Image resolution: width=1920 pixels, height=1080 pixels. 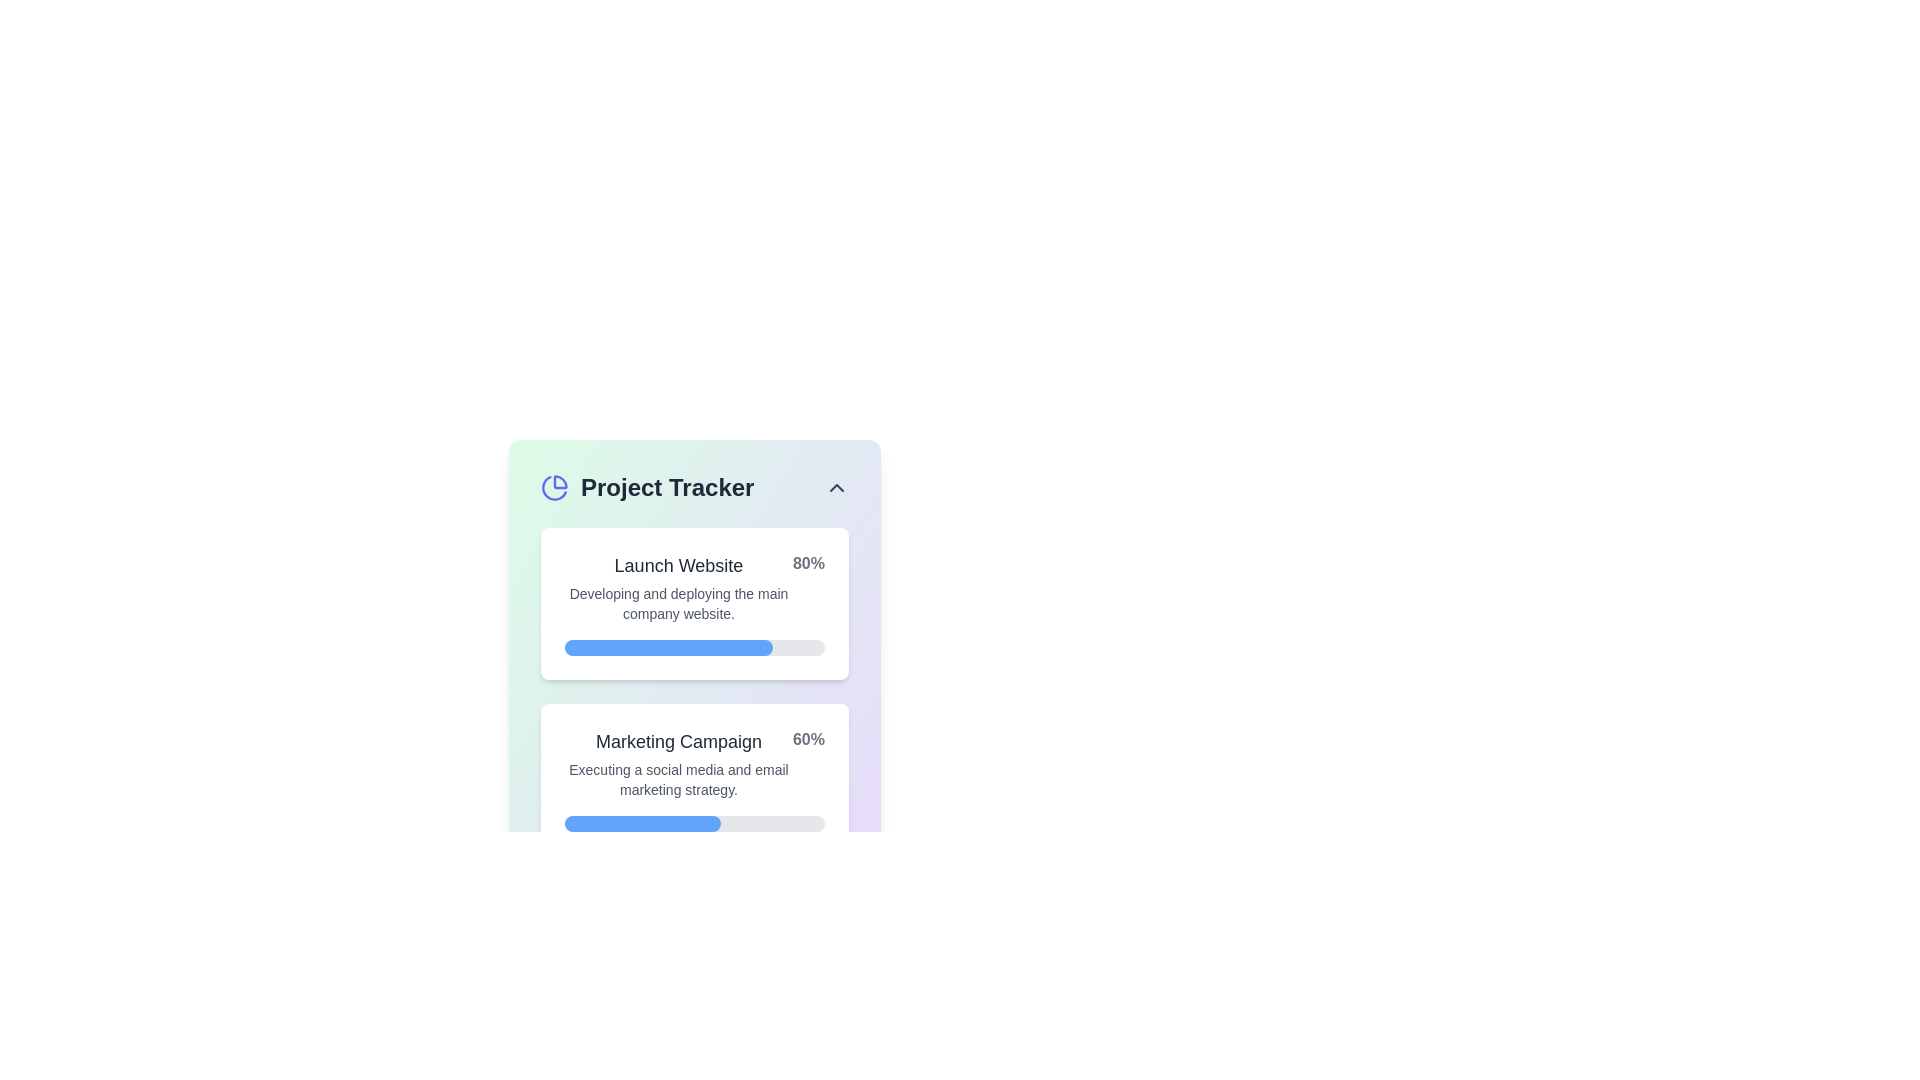 I want to click on the 'Launch Website' informational card located in the upper-left quadrant of the main interface, so click(x=695, y=623).